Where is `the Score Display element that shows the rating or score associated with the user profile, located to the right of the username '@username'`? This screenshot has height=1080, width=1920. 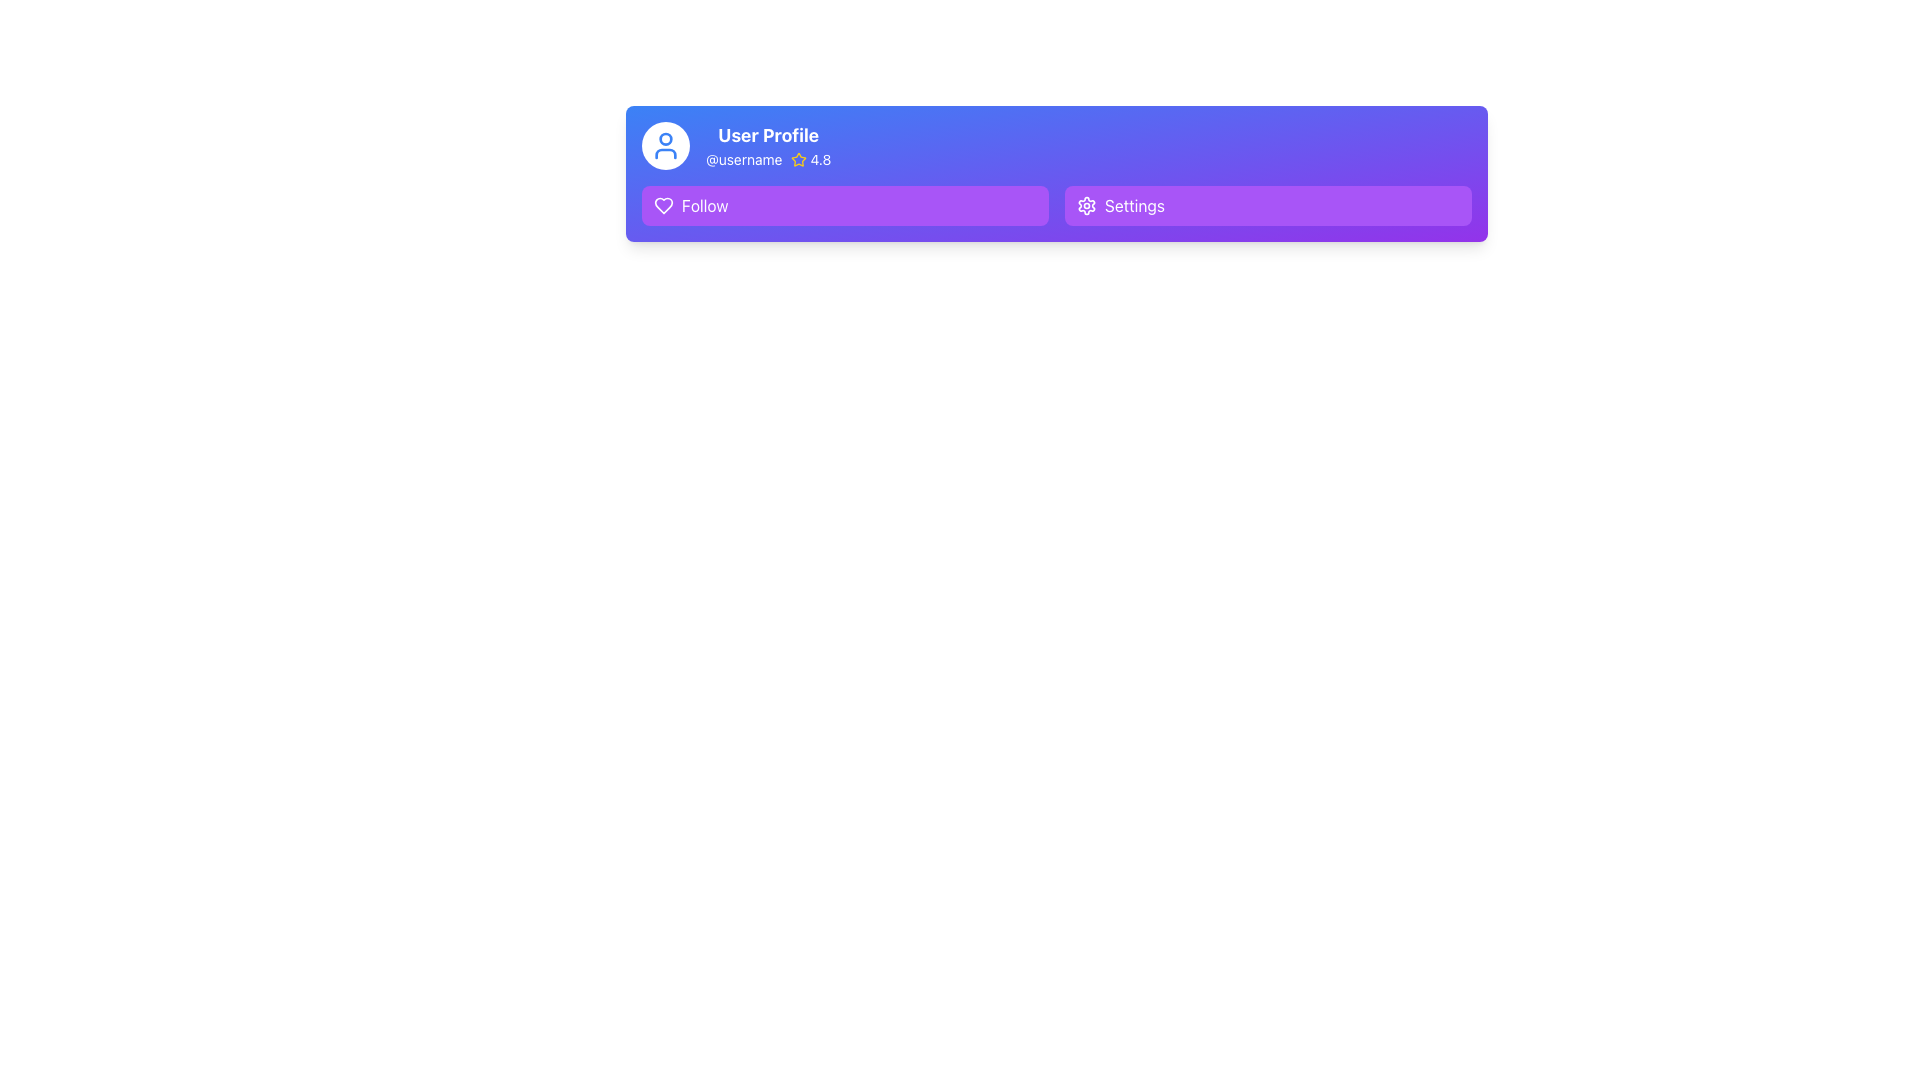 the Score Display element that shows the rating or score associated with the user profile, located to the right of the username '@username' is located at coordinates (810, 158).